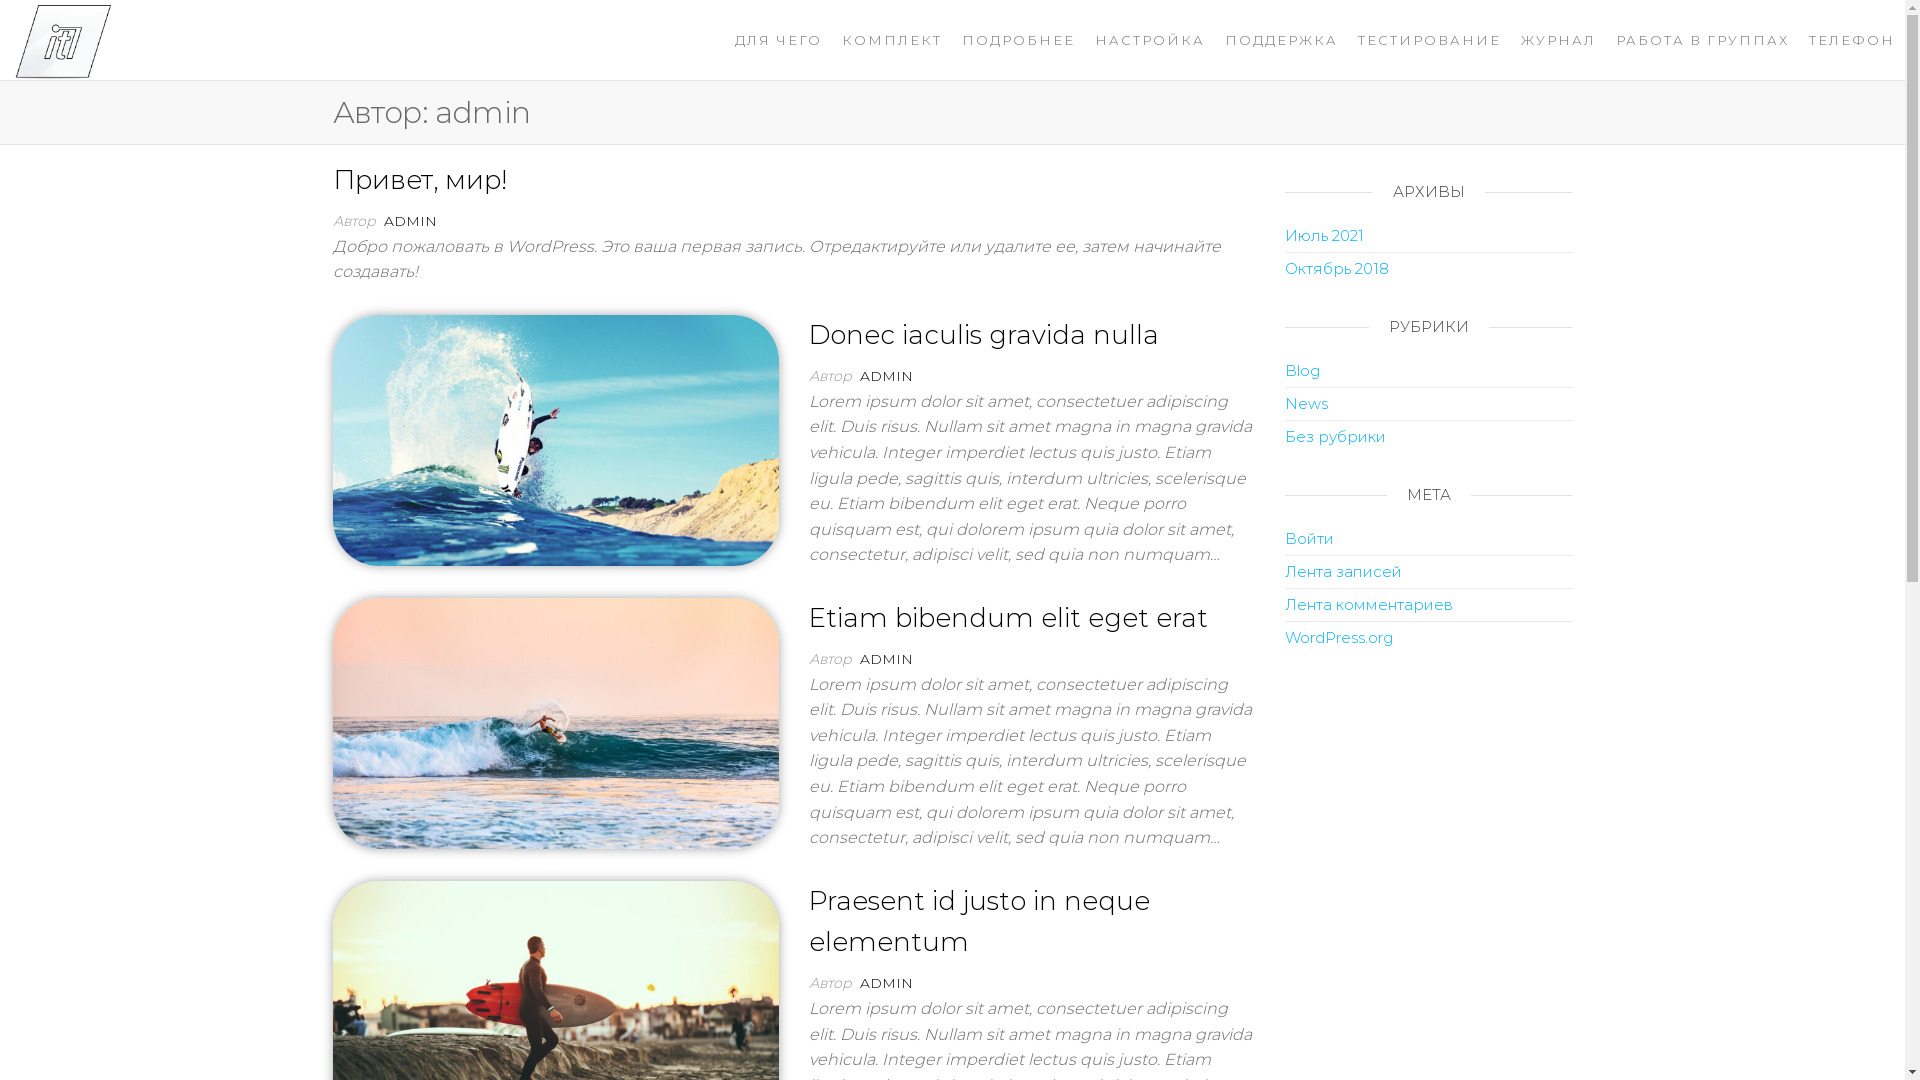  I want to click on 'Blog', so click(1302, 370).